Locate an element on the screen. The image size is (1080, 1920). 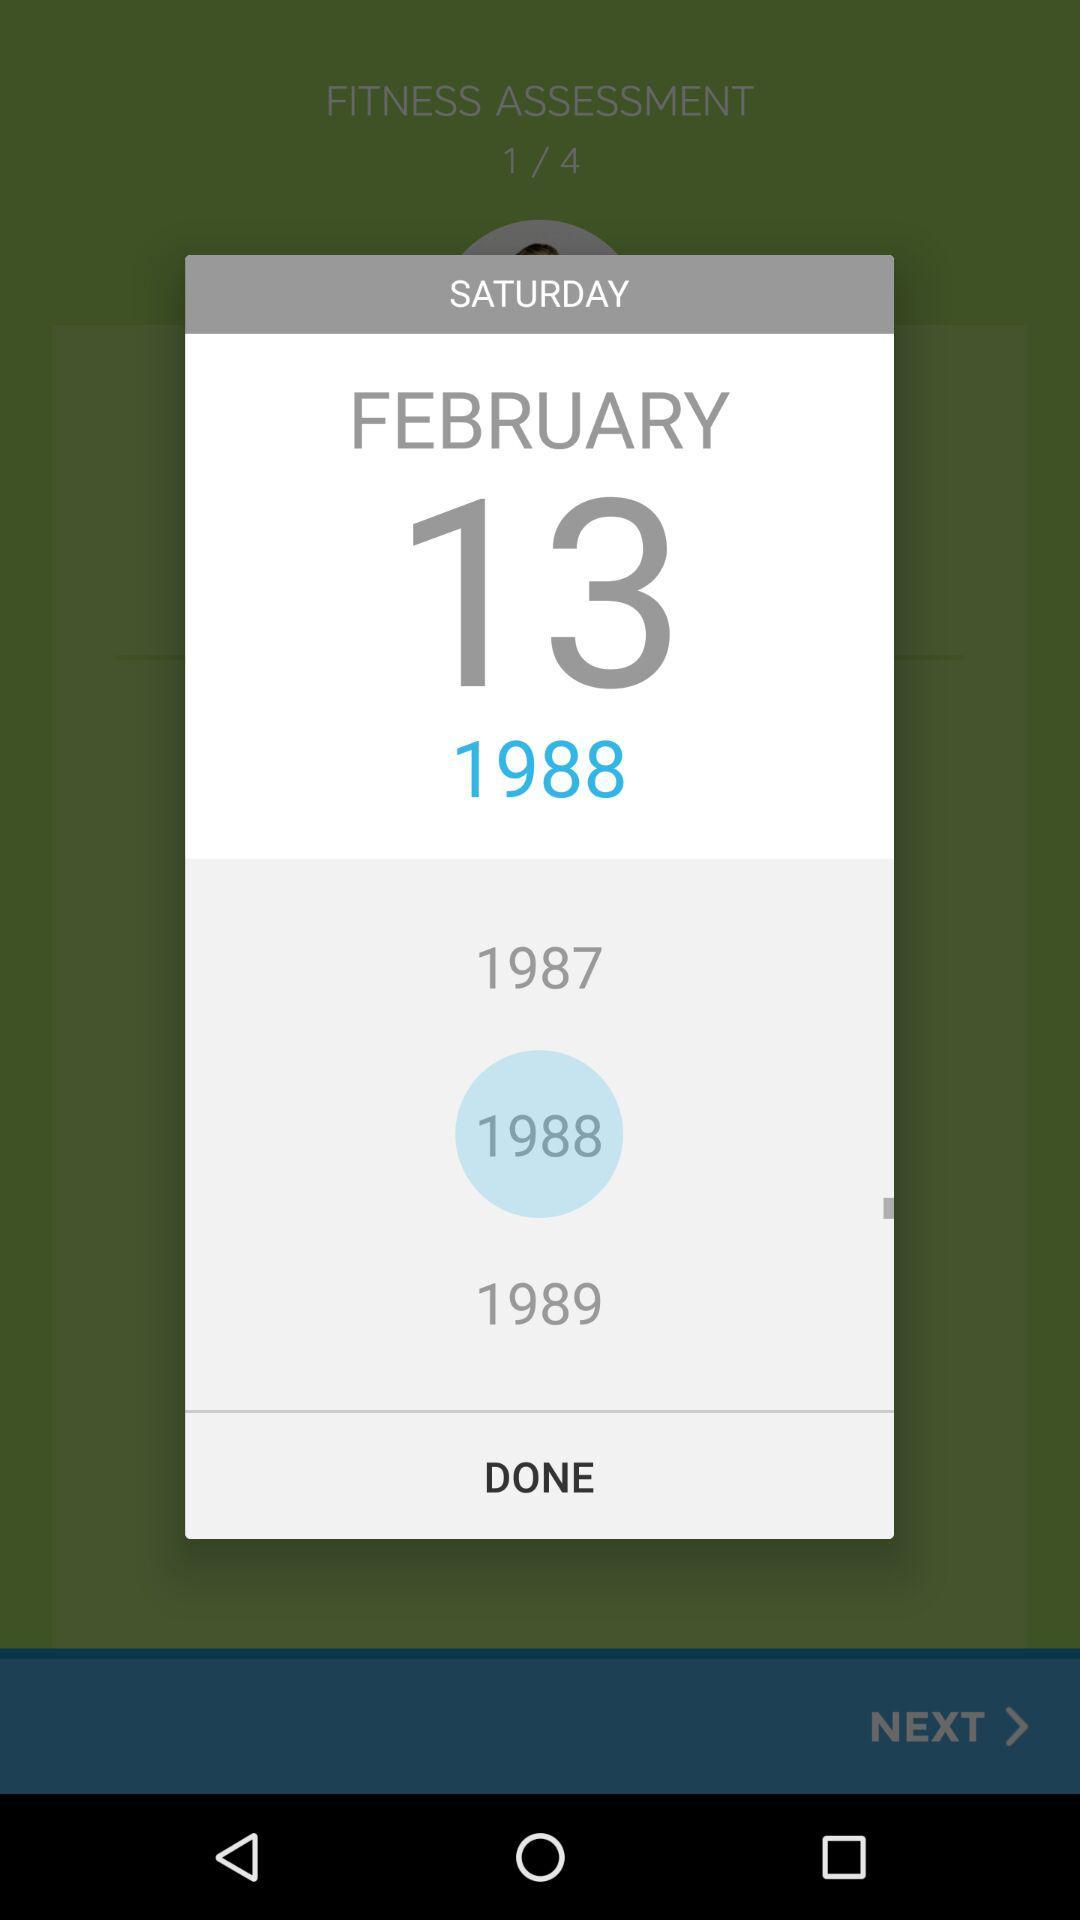
done item is located at coordinates (538, 1475).